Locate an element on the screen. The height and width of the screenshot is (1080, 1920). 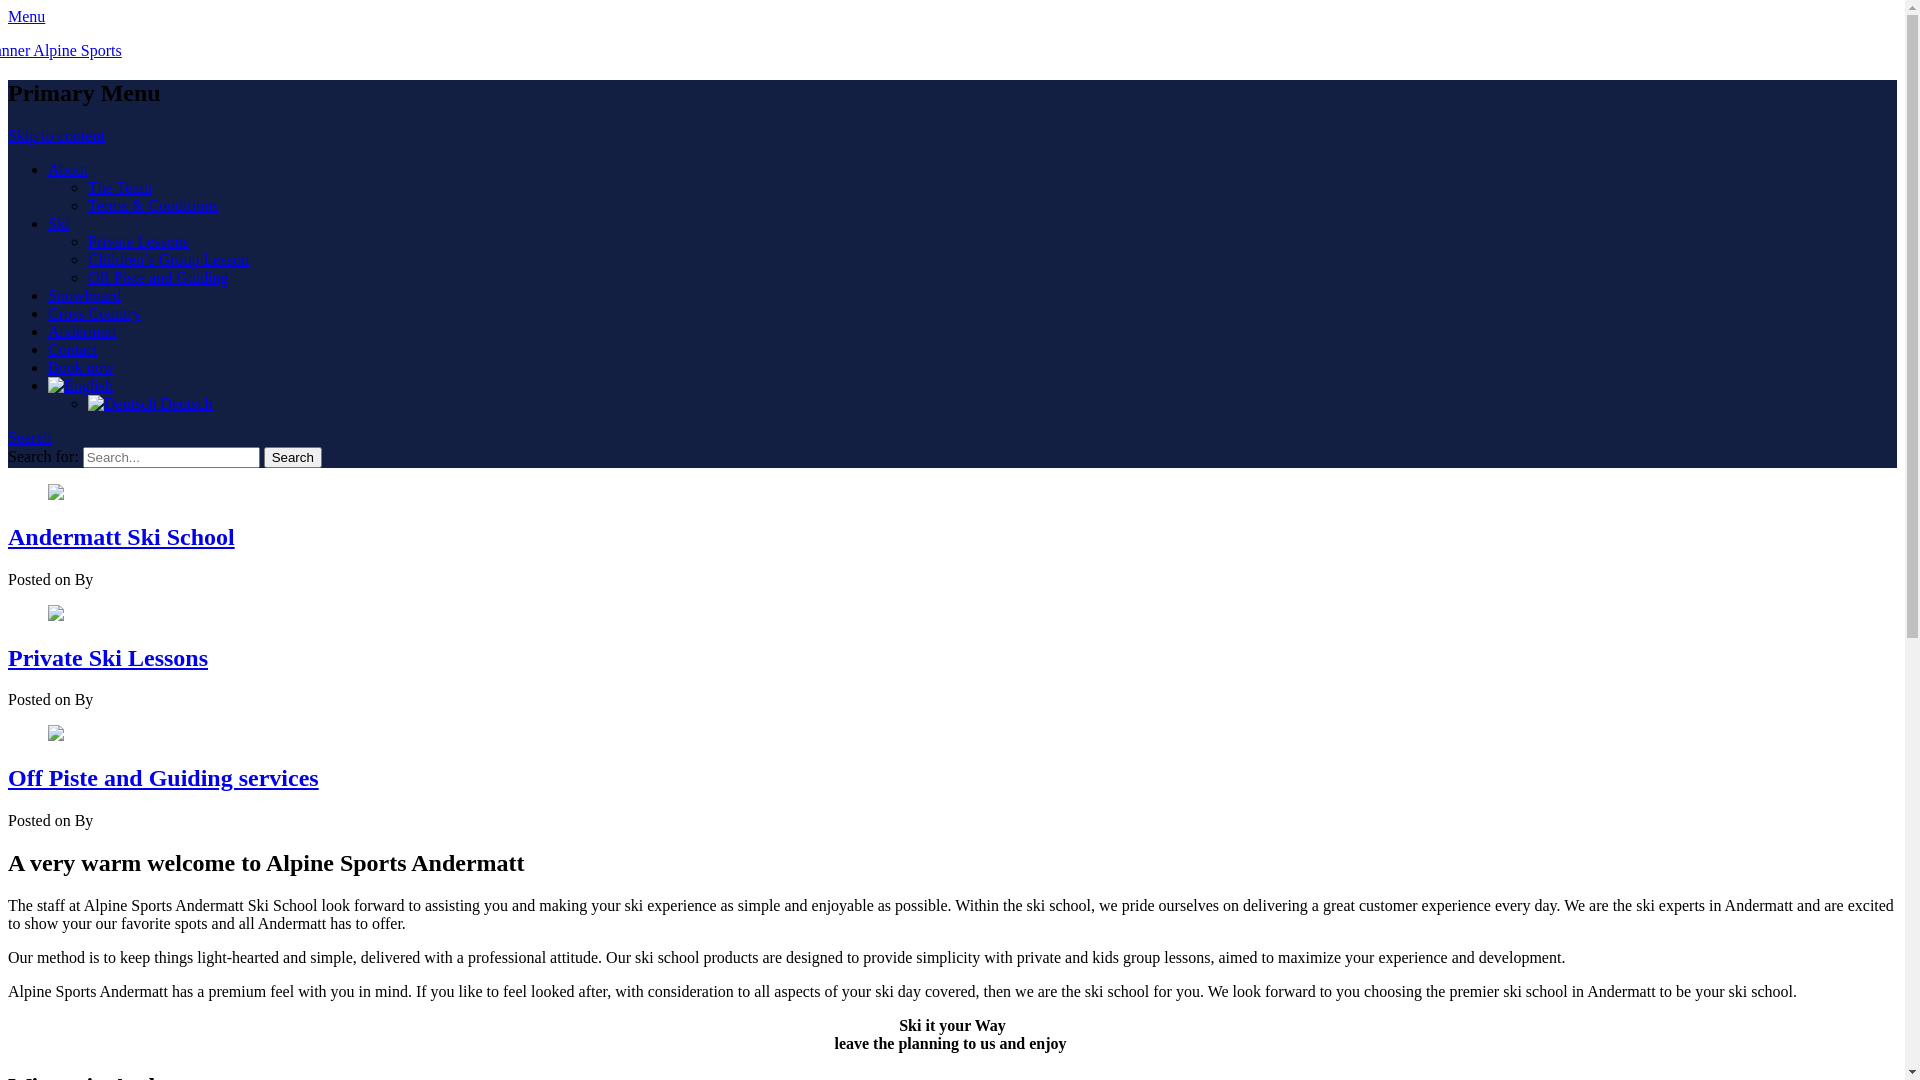
'The Team' is located at coordinates (119, 187).